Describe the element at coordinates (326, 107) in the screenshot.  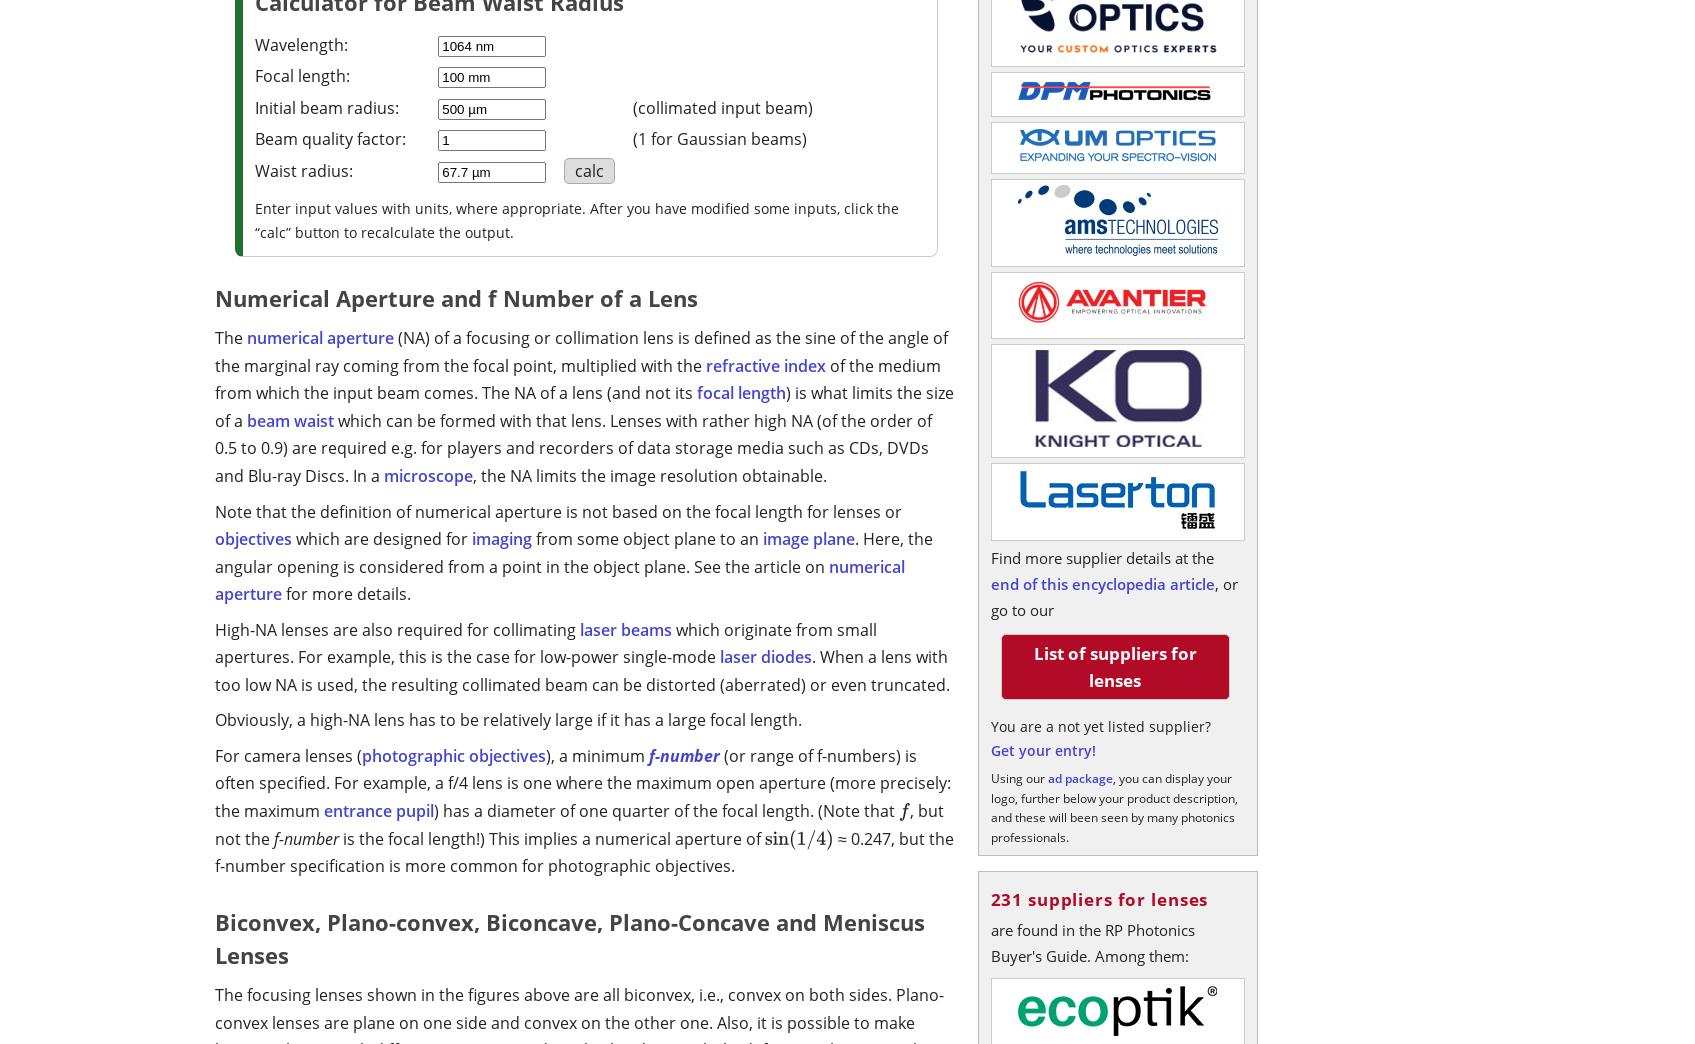
I see `'Initial beam radius:'` at that location.